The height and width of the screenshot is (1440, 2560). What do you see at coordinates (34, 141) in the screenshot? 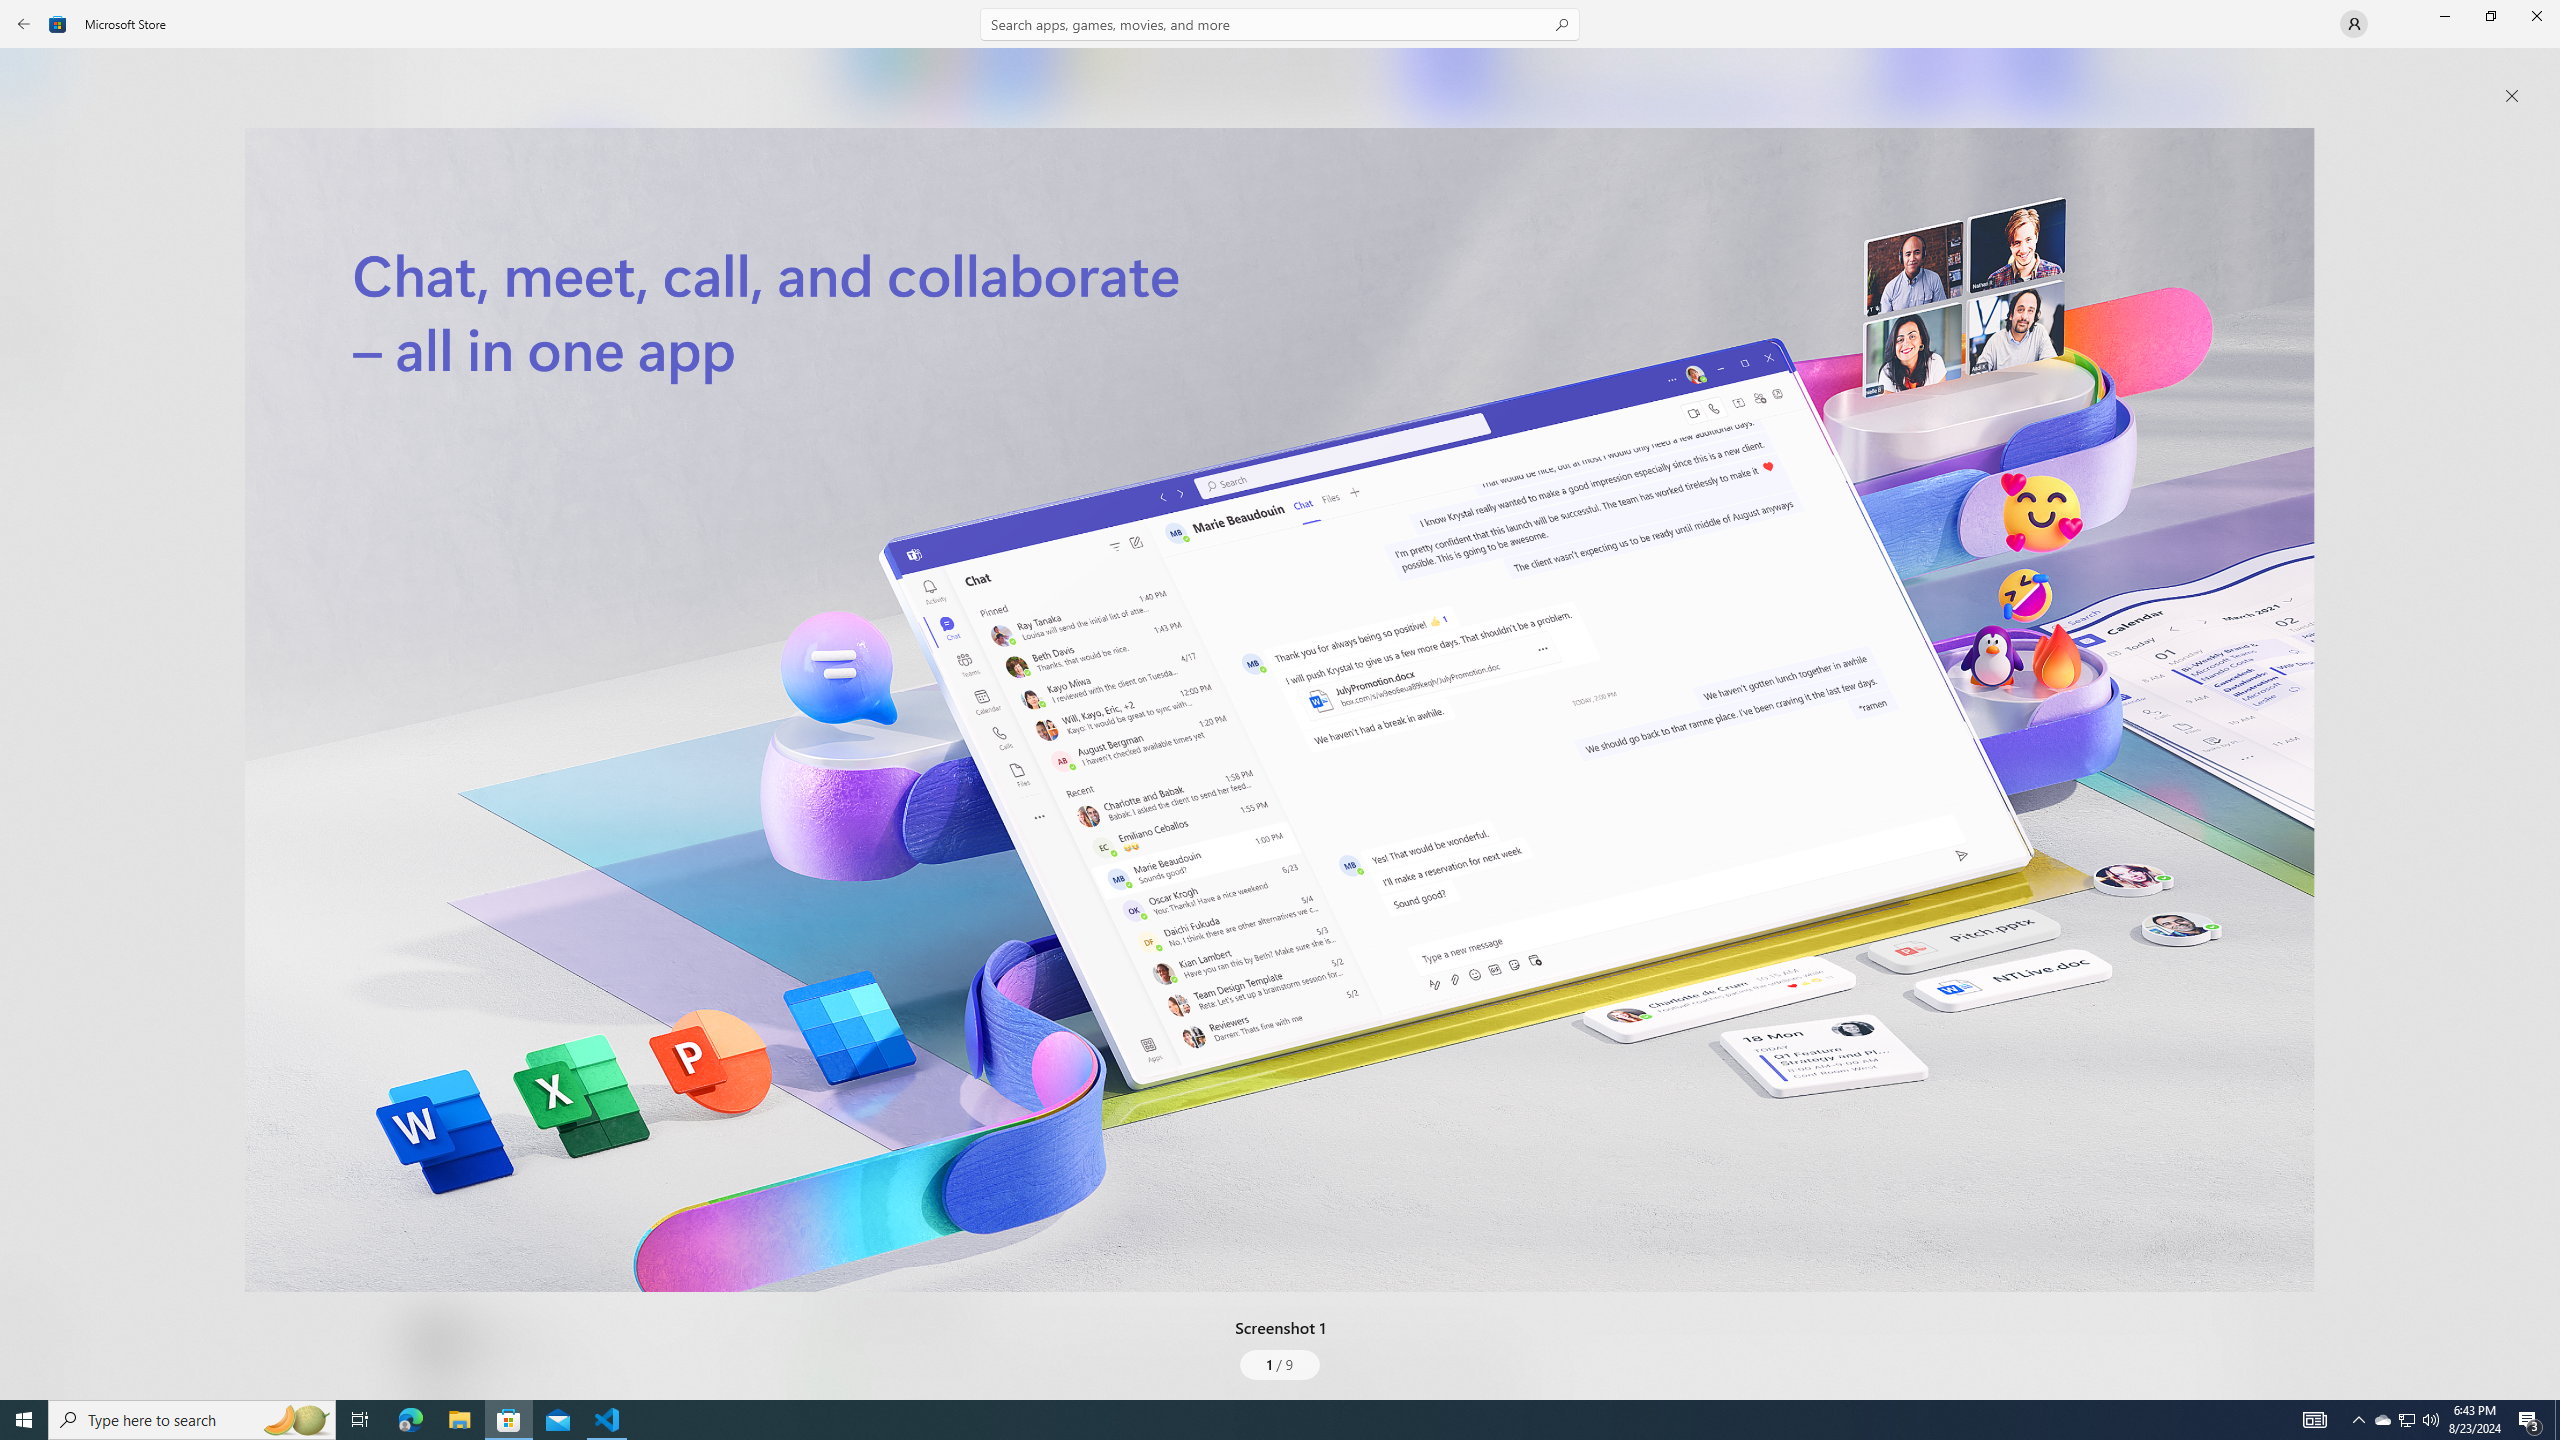
I see `'Apps'` at bounding box center [34, 141].